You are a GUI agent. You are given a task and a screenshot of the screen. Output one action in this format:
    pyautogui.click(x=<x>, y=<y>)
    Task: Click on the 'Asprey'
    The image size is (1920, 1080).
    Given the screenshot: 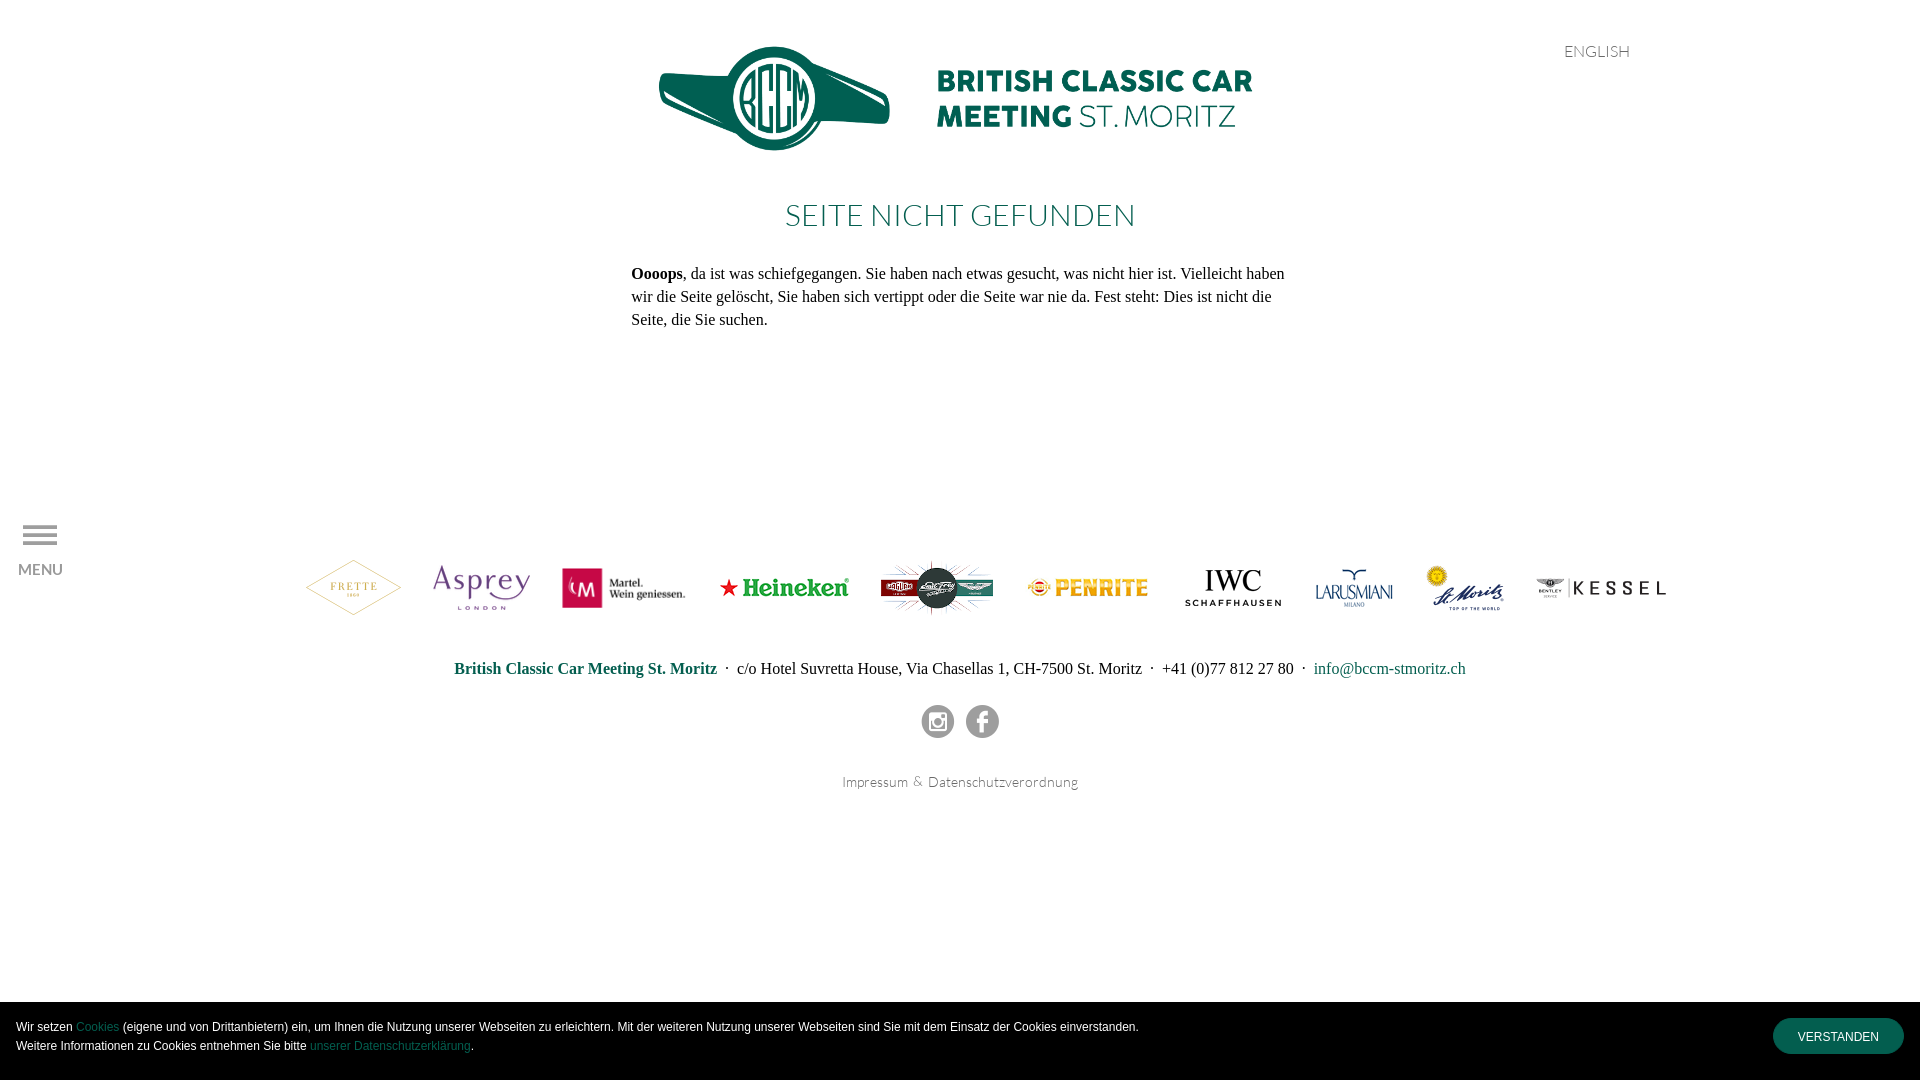 What is the action you would take?
    pyautogui.click(x=481, y=585)
    